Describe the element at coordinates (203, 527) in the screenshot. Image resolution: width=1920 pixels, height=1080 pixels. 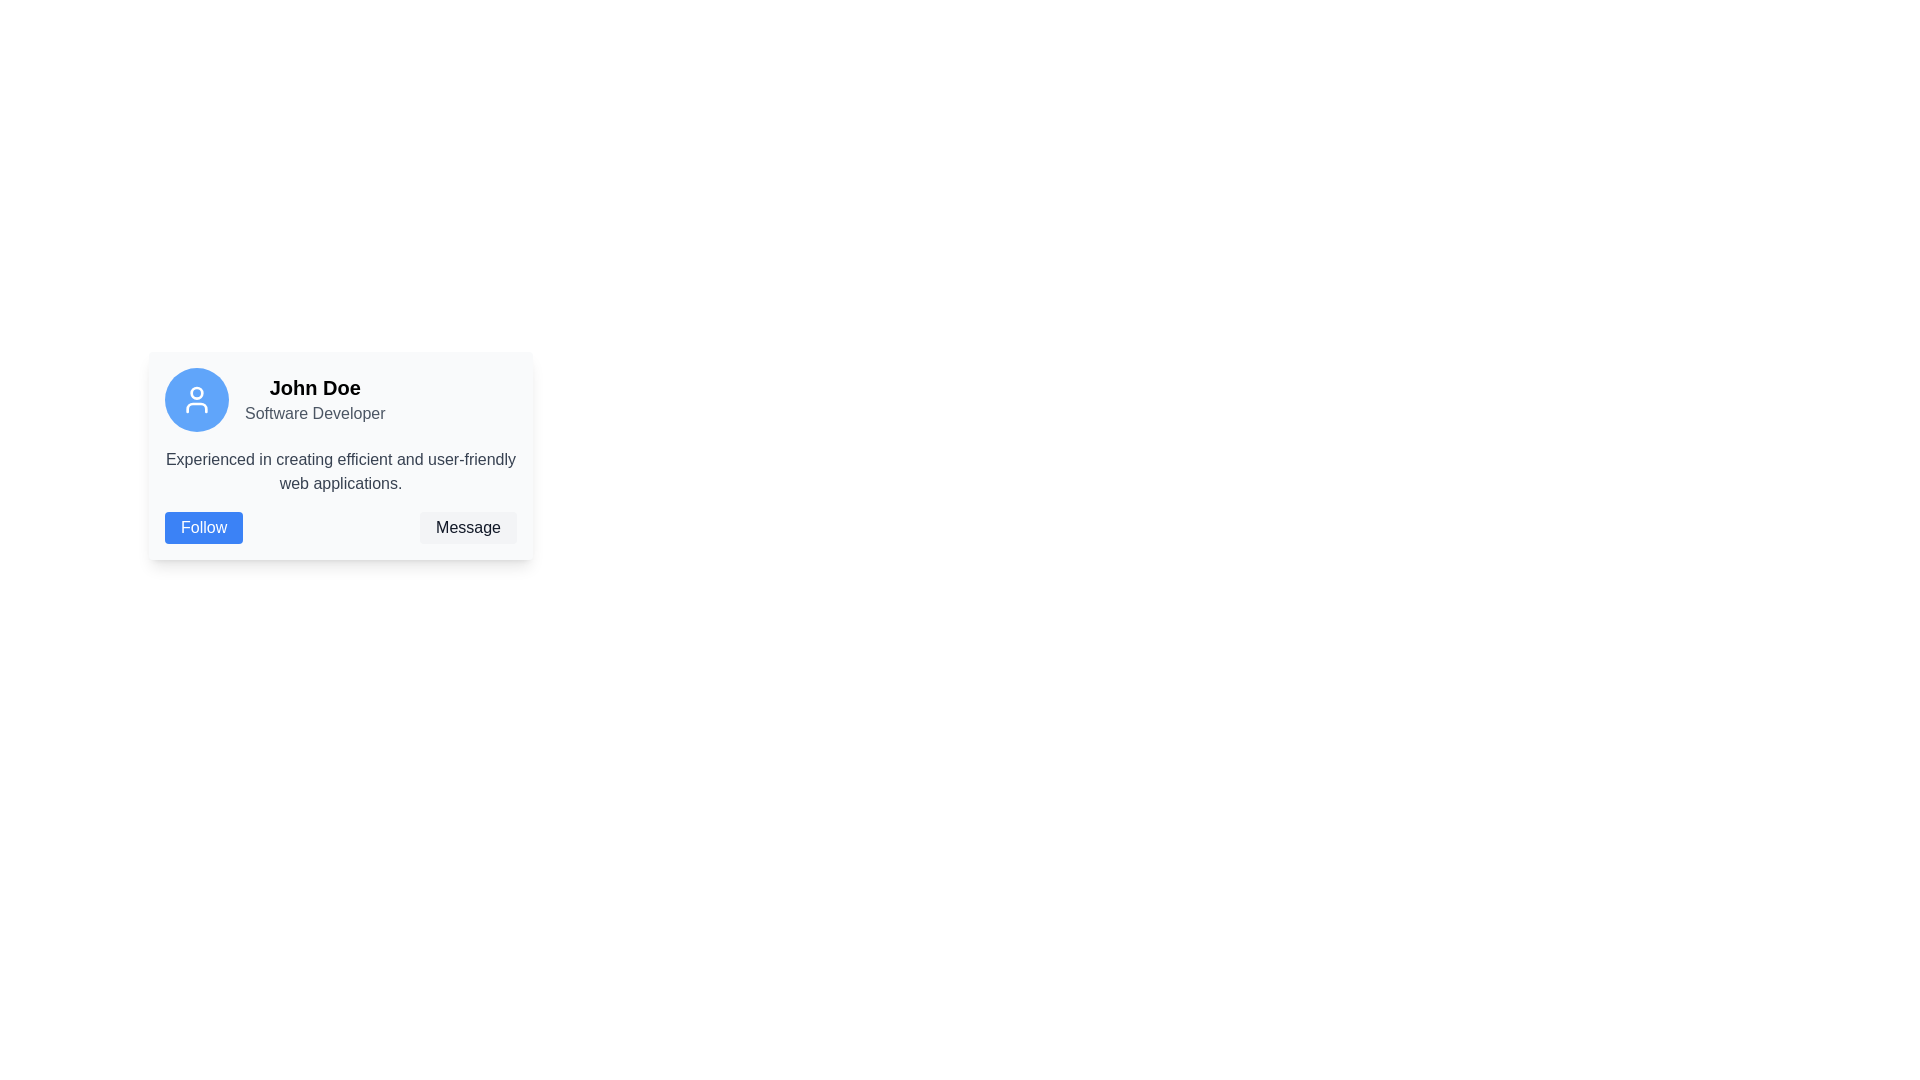
I see `the 'Follow' button, which is a rounded button with a blue background and white text, located beneath the user information section` at that location.